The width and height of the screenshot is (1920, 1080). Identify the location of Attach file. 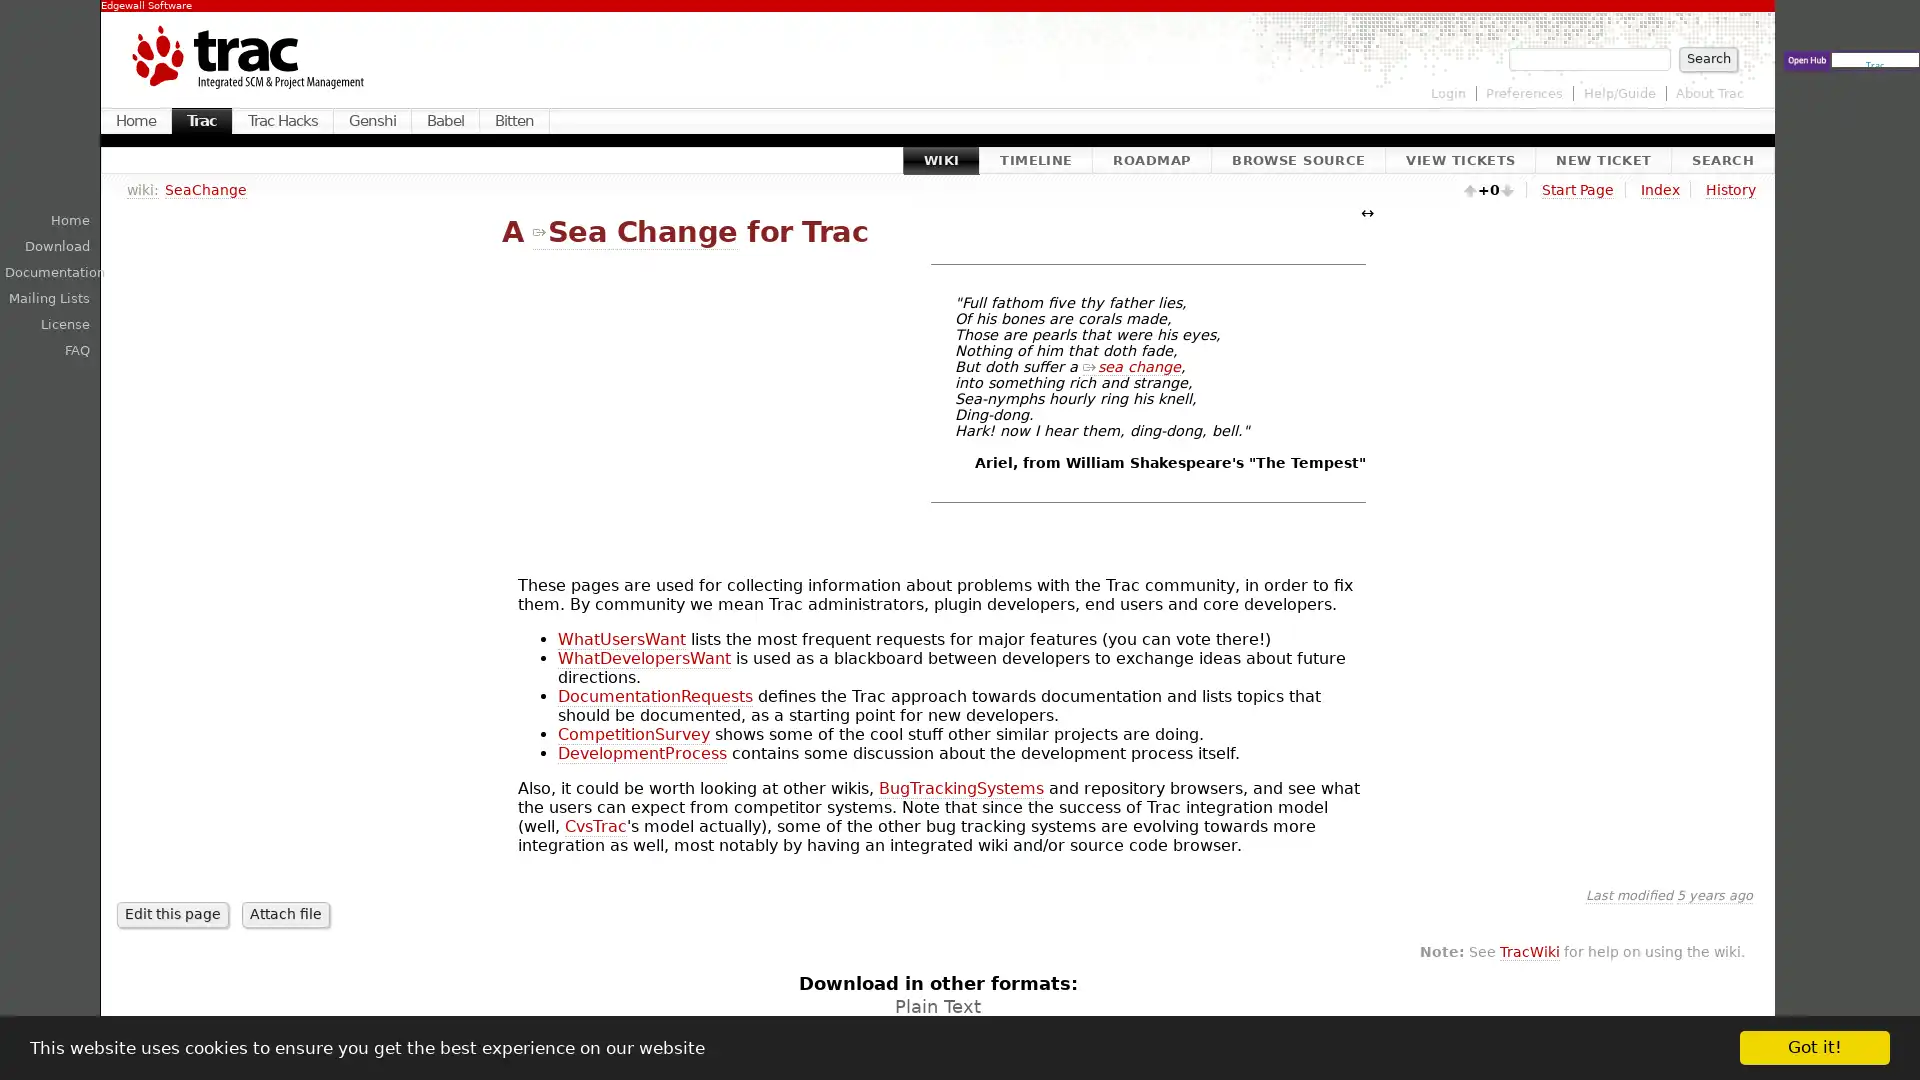
(283, 914).